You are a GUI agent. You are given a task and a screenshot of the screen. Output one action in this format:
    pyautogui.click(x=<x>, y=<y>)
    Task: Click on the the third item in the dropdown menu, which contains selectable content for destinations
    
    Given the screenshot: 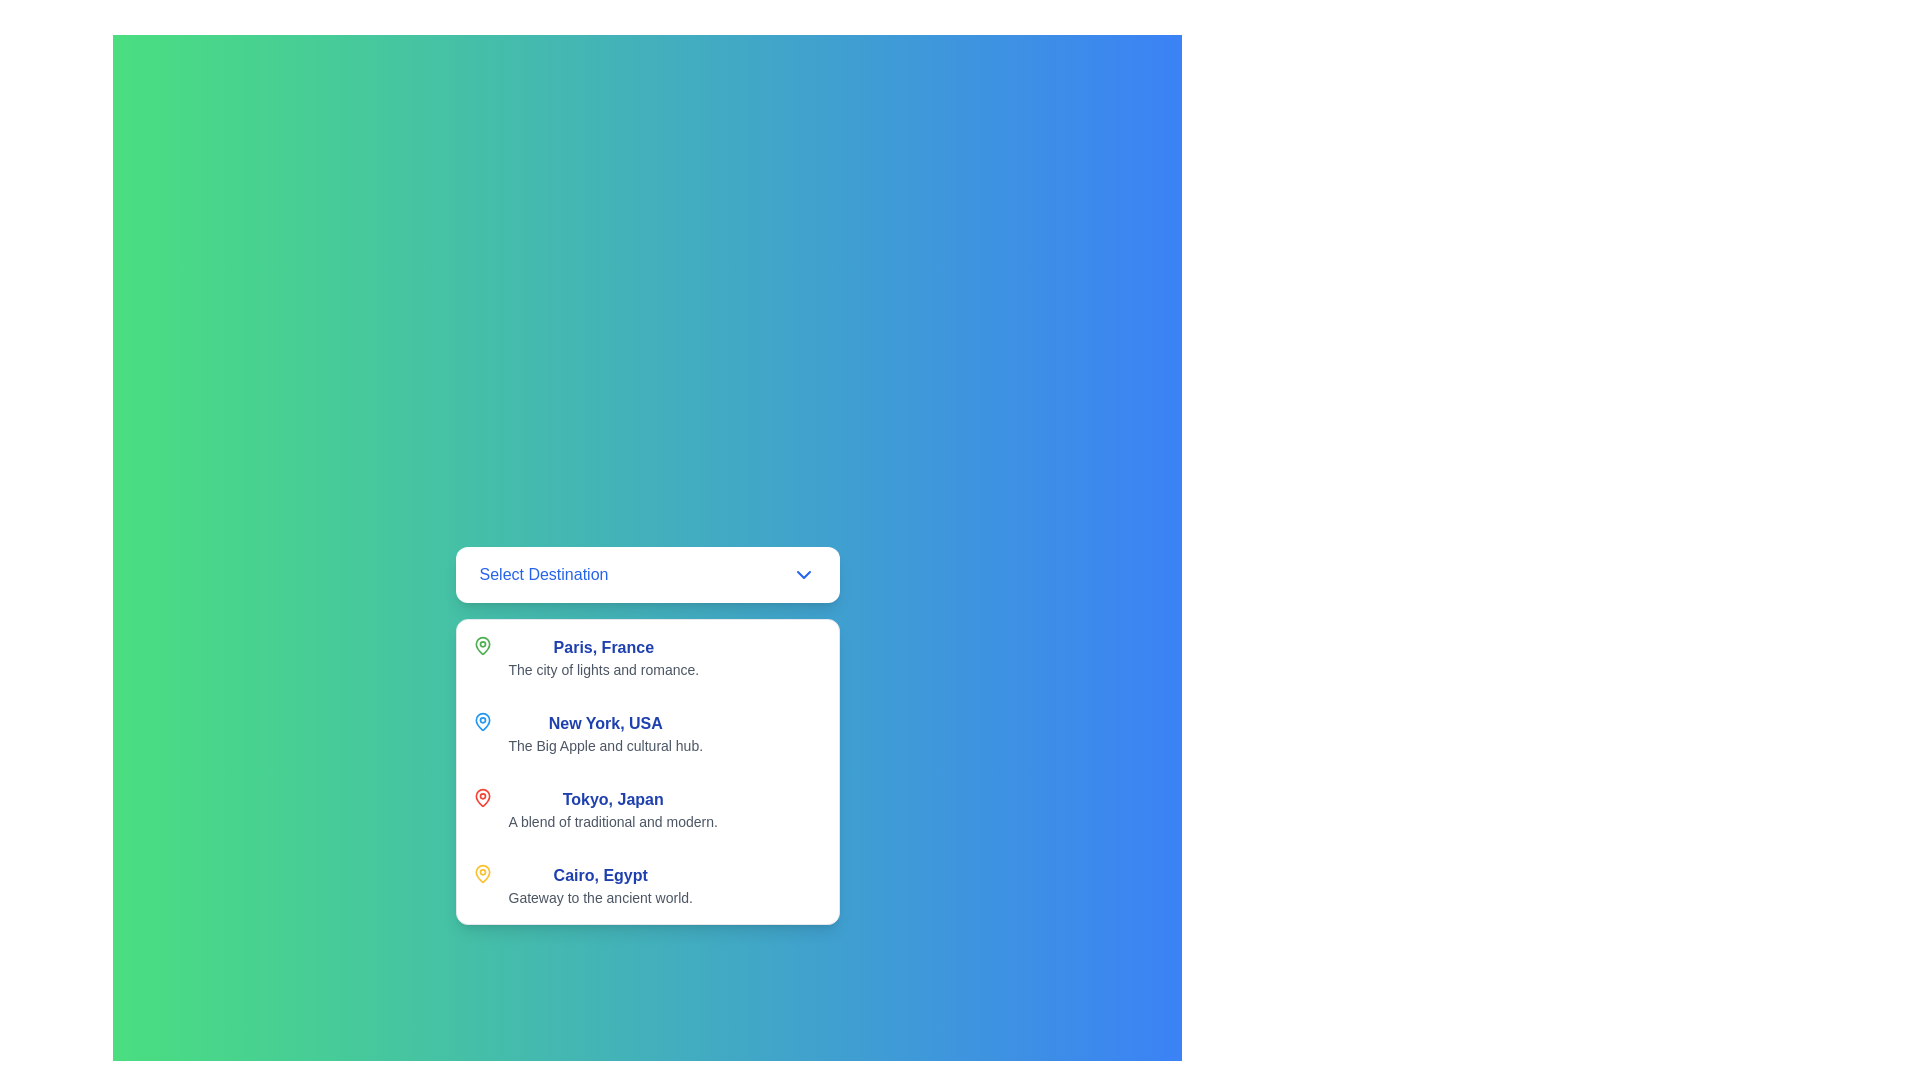 What is the action you would take?
    pyautogui.click(x=647, y=770)
    